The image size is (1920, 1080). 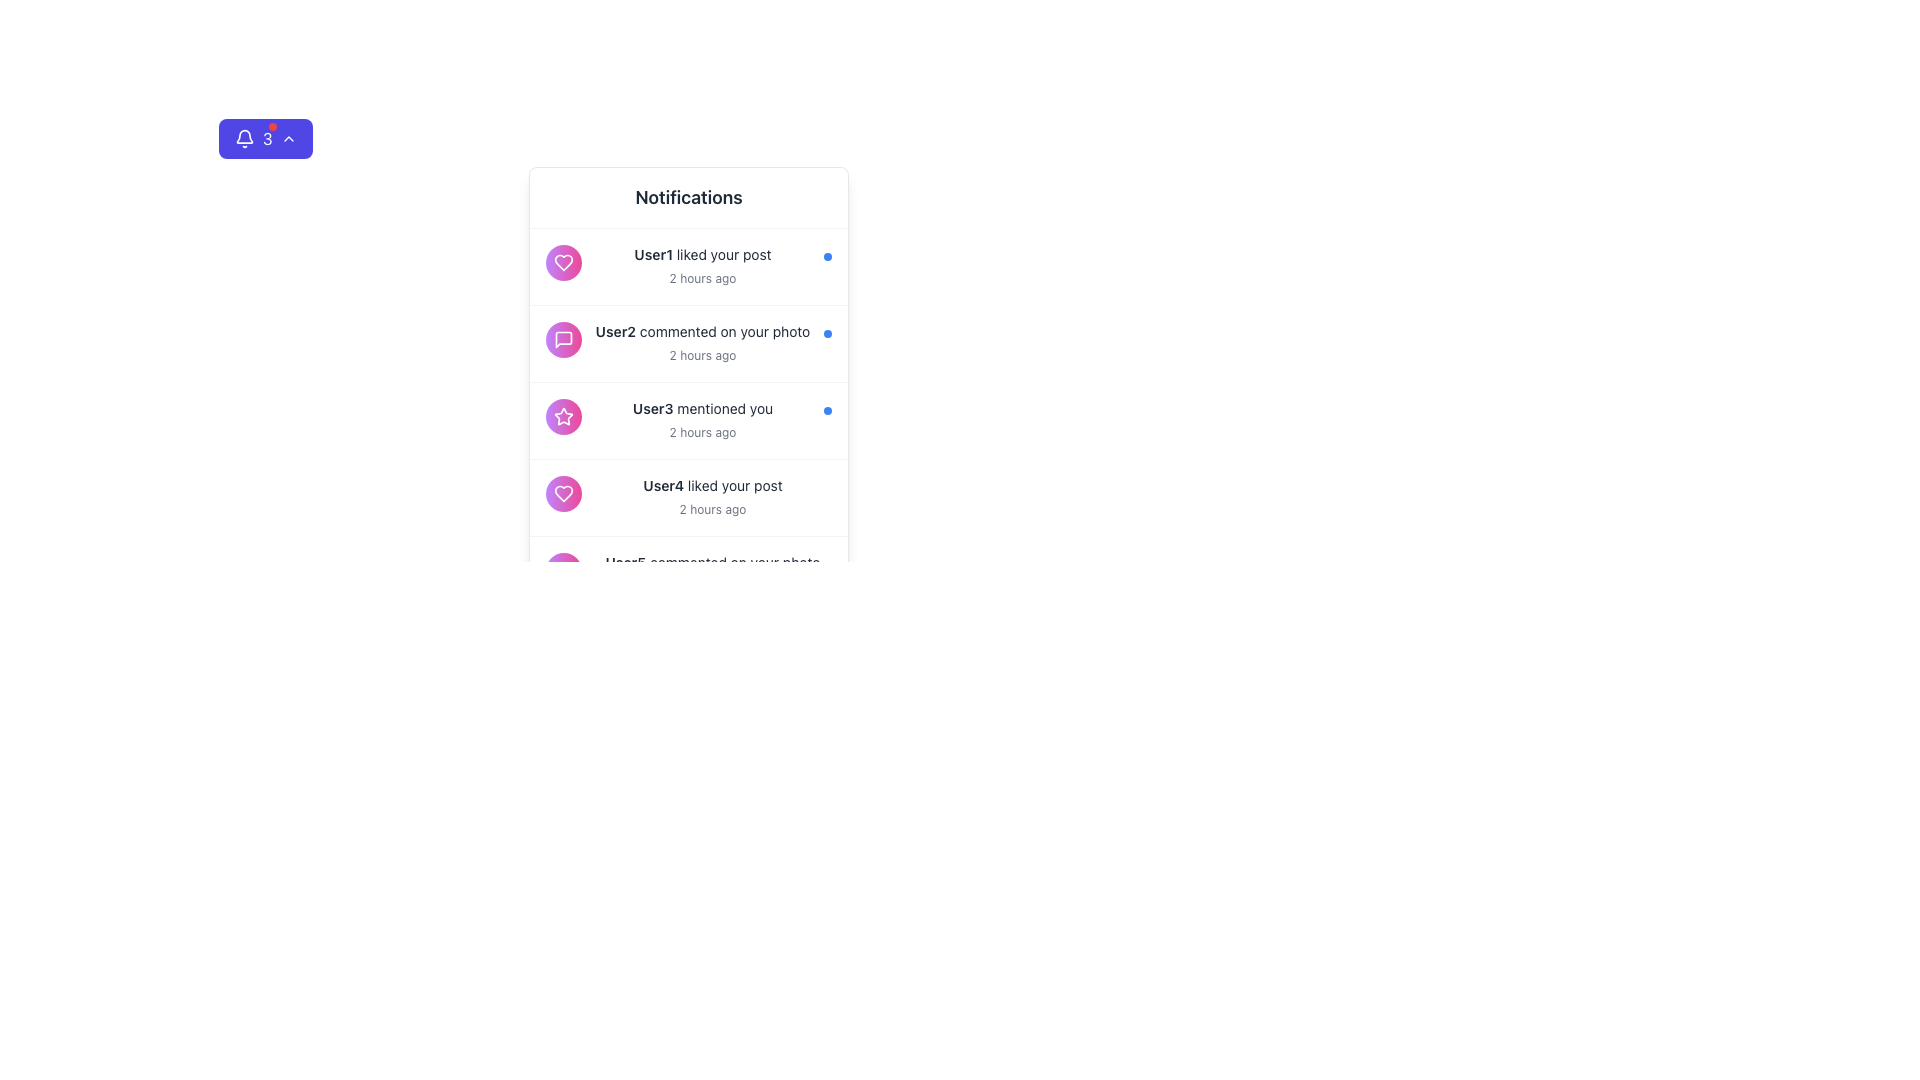 What do you see at coordinates (614, 330) in the screenshot?
I see `the Text Label displaying 'User2', which is positioned at the start of a notification message in the second notification entry of the notifications list` at bounding box center [614, 330].